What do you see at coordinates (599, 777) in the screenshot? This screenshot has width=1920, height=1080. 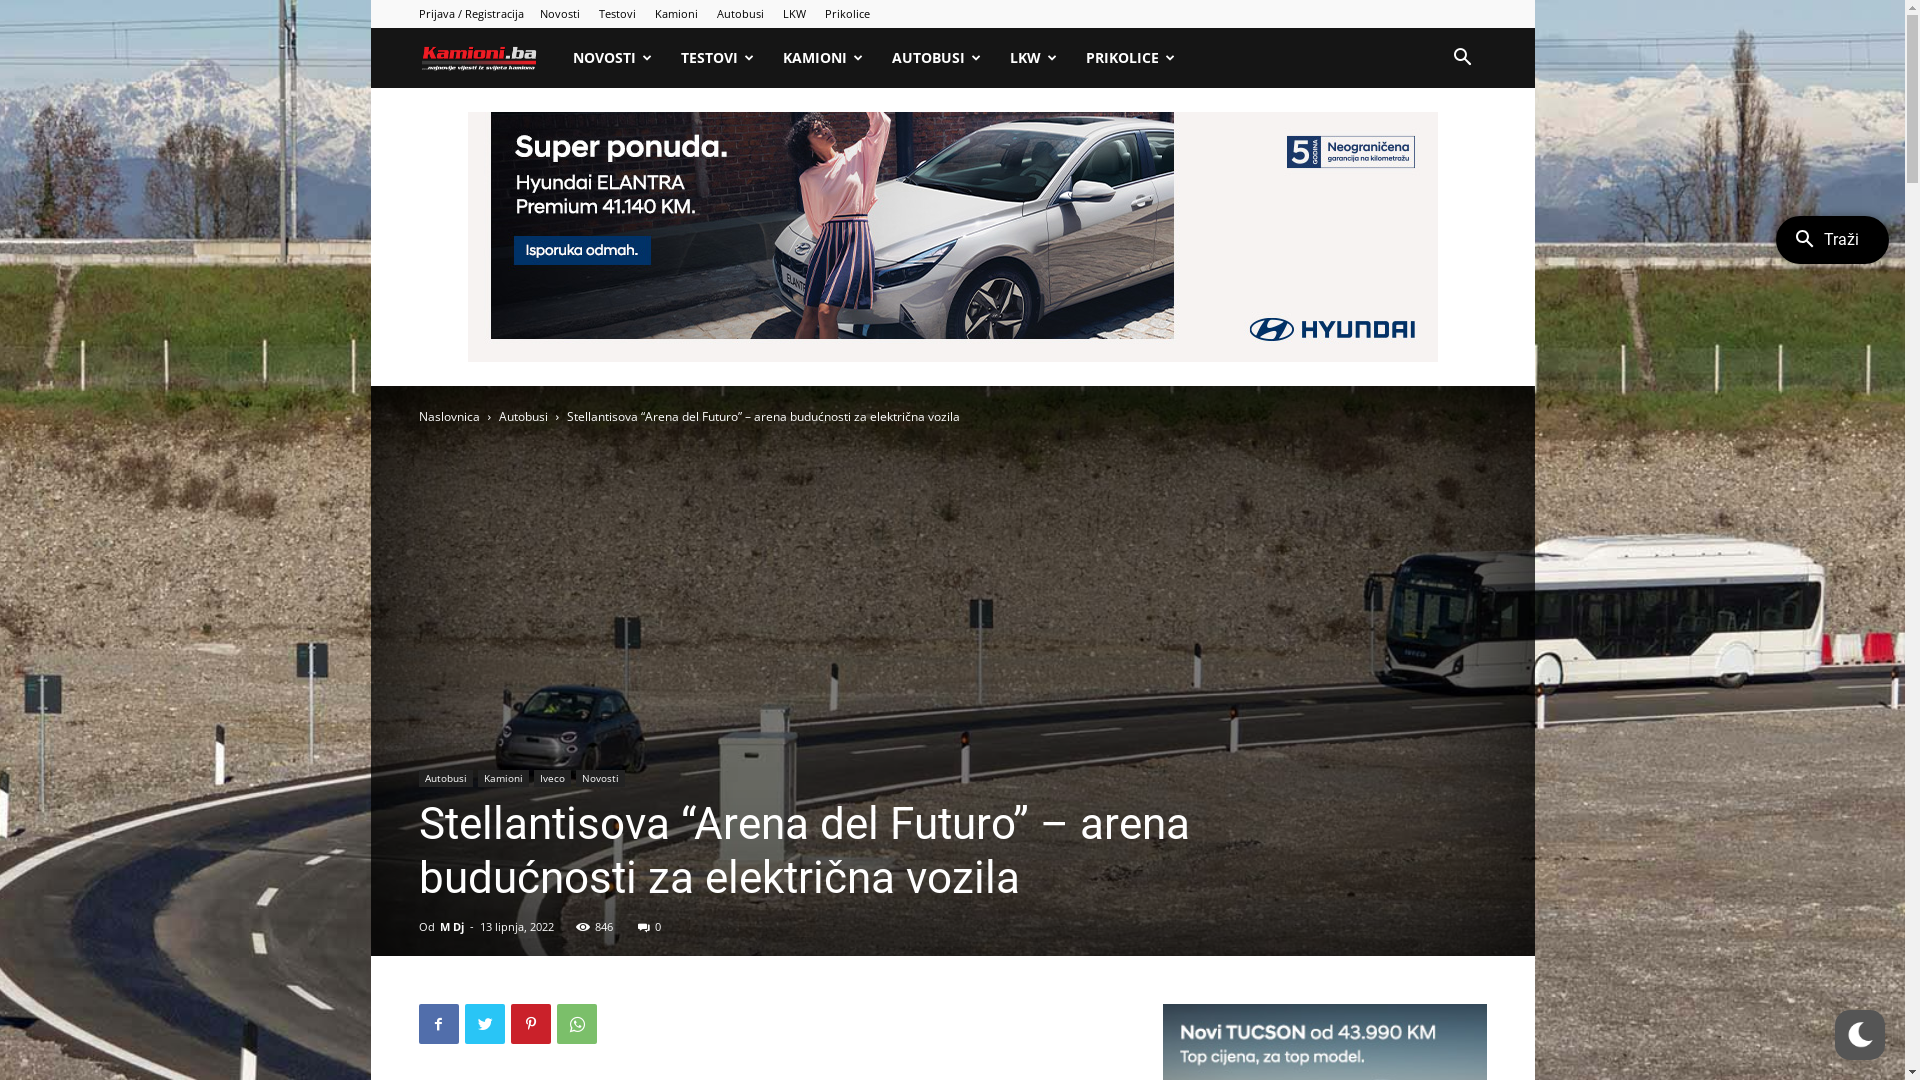 I see `'Novosti'` at bounding box center [599, 777].